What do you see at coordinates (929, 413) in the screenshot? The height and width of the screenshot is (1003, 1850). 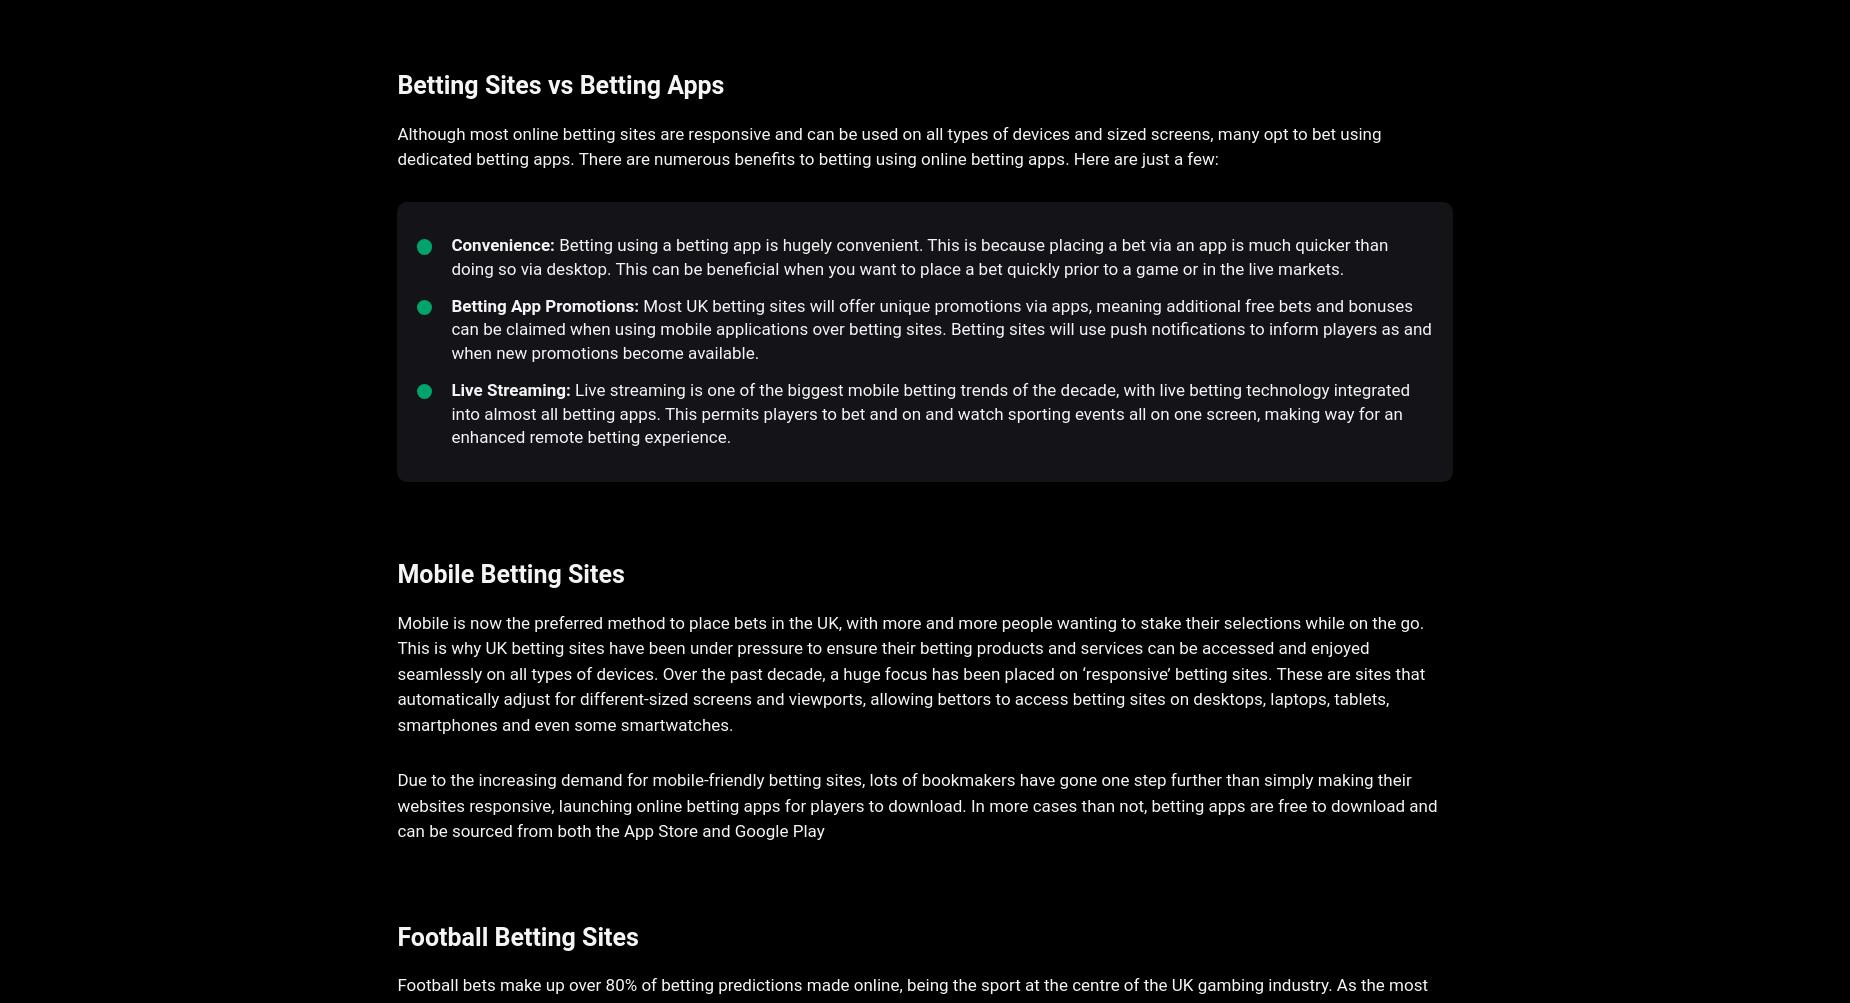 I see `'Live streaming is one of the biggest mobile betting trends of the decade, with live betting technology integrated into almost all betting apps. This permits players to bet and on and watch sporting events all on one screen, making way for an enhanced remote betting experience.'` at bounding box center [929, 413].